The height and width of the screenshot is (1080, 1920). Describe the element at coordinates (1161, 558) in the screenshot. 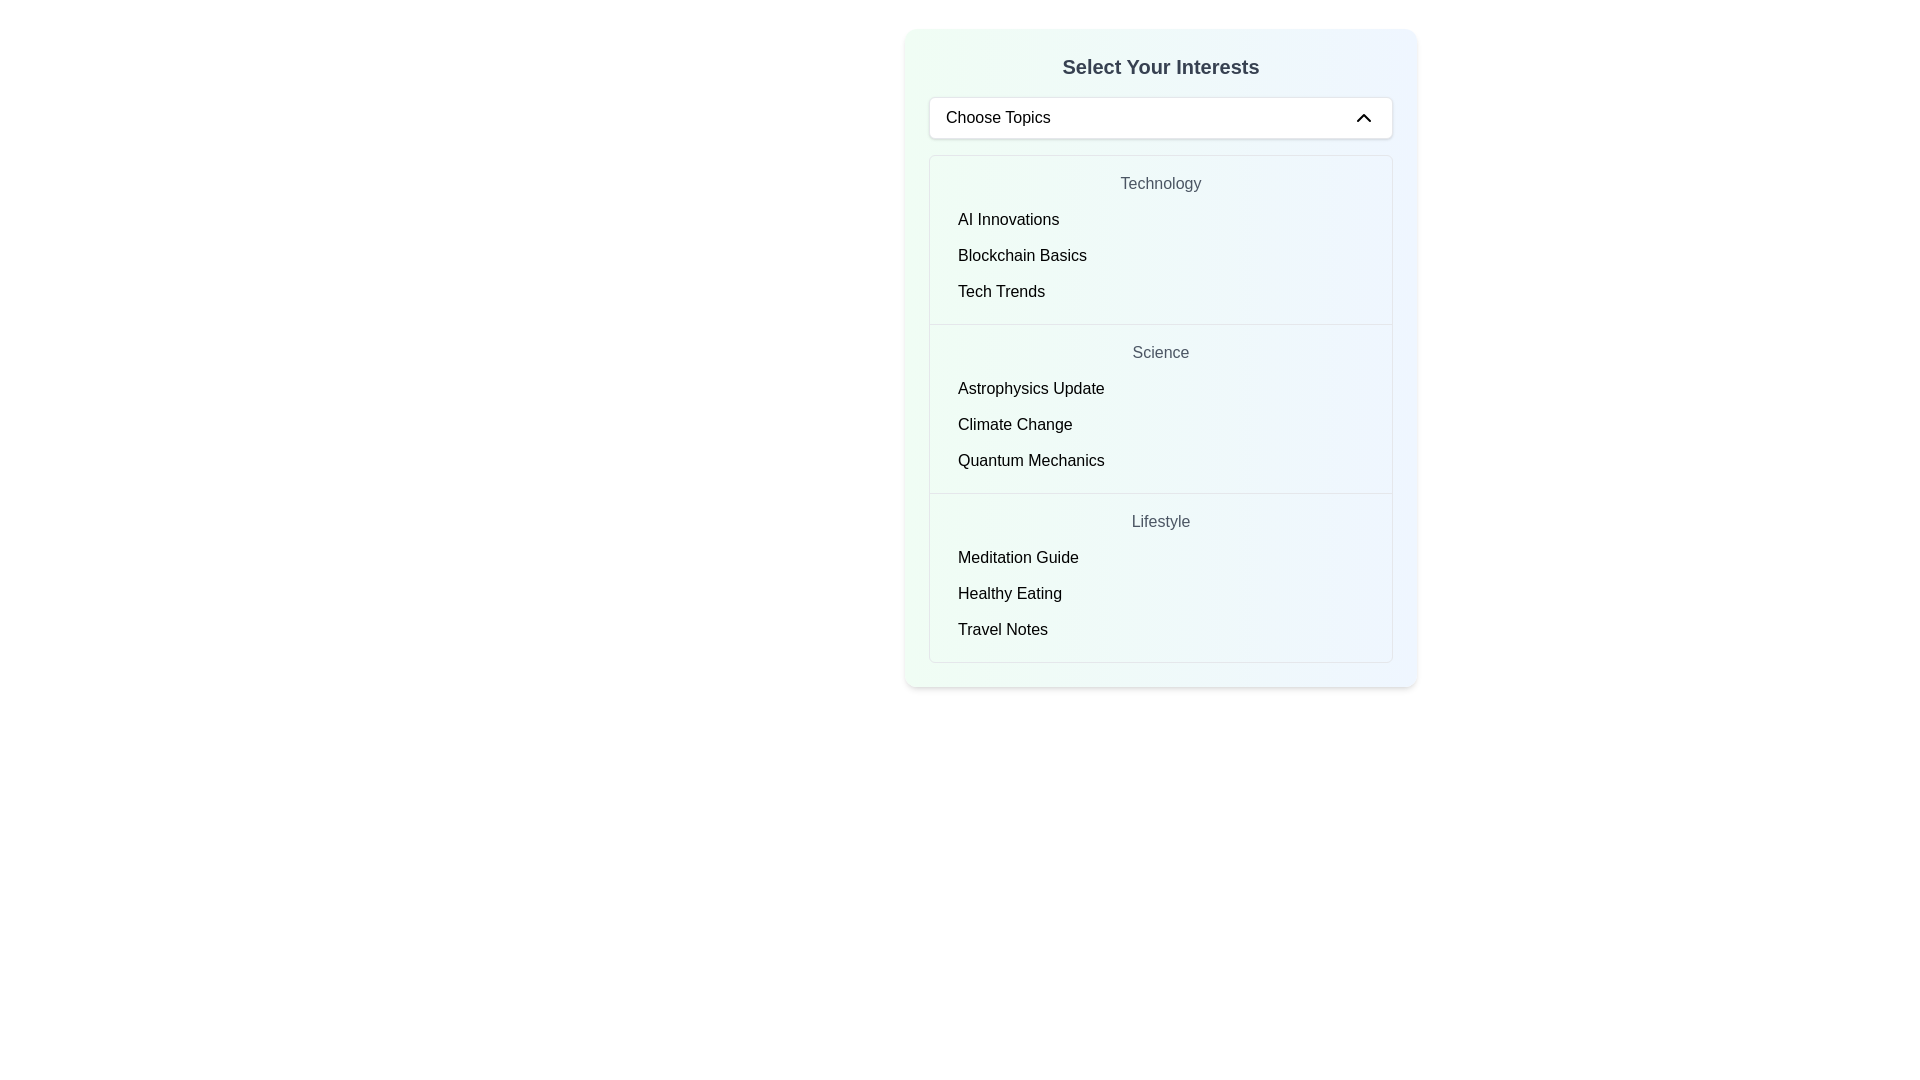

I see `the 'Meditation Guide' clickable option in the Lifestyle section` at that location.